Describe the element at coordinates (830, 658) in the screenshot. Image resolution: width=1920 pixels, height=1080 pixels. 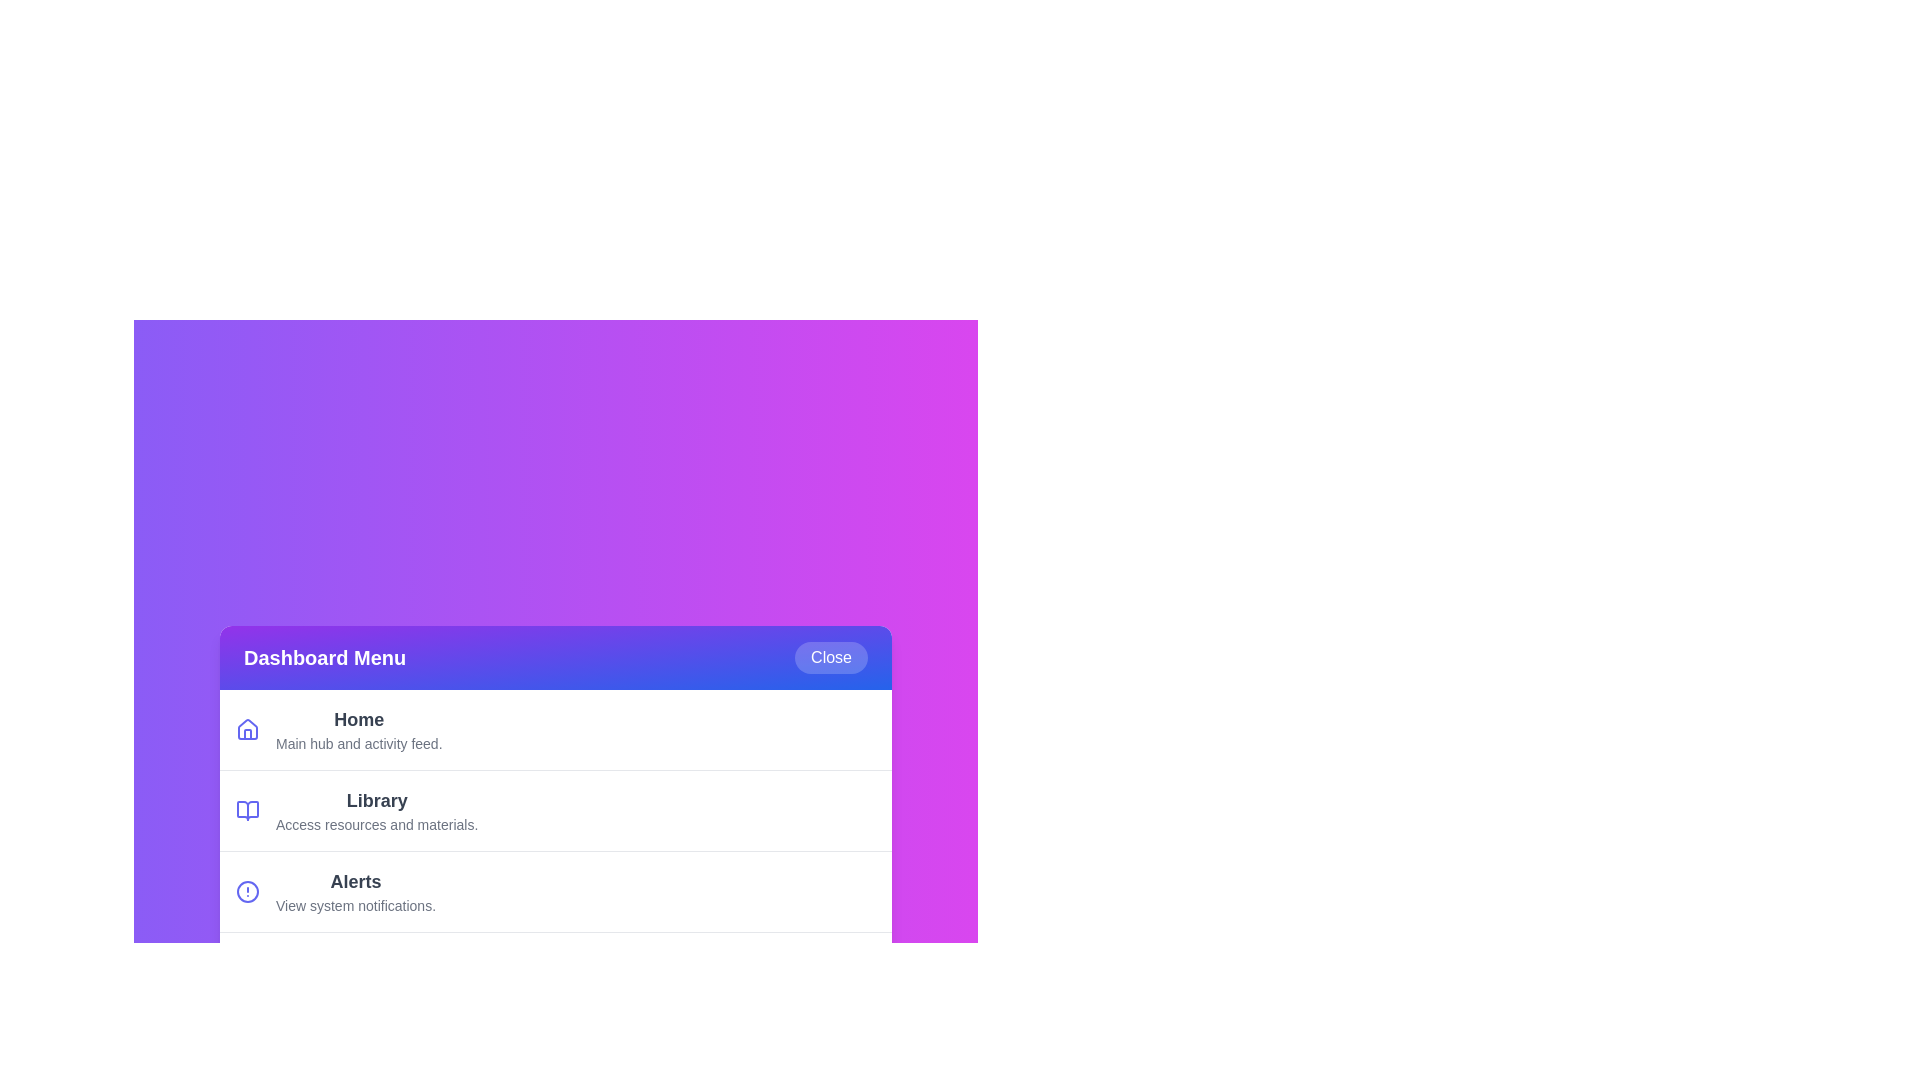
I see `the 'Close' button to toggle the menu visibility` at that location.